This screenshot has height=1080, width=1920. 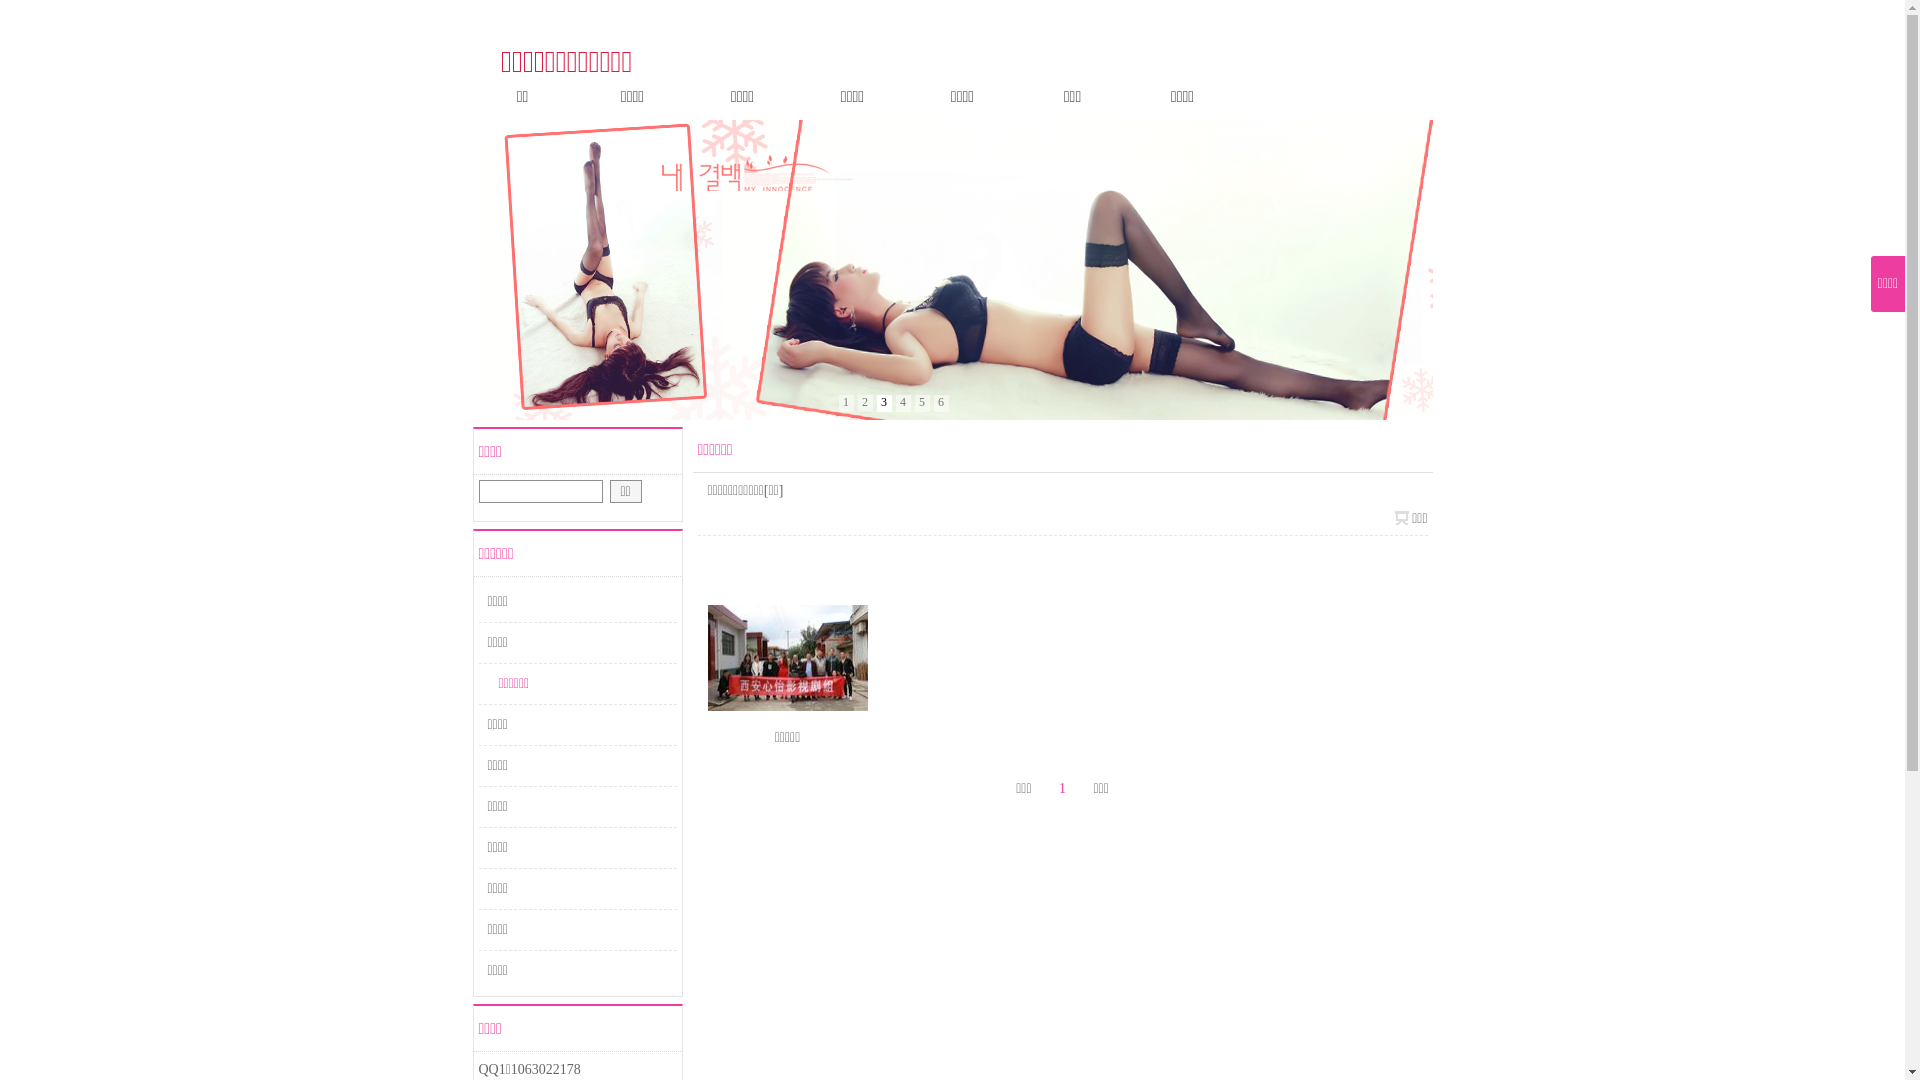 I want to click on '5', so click(x=920, y=403).